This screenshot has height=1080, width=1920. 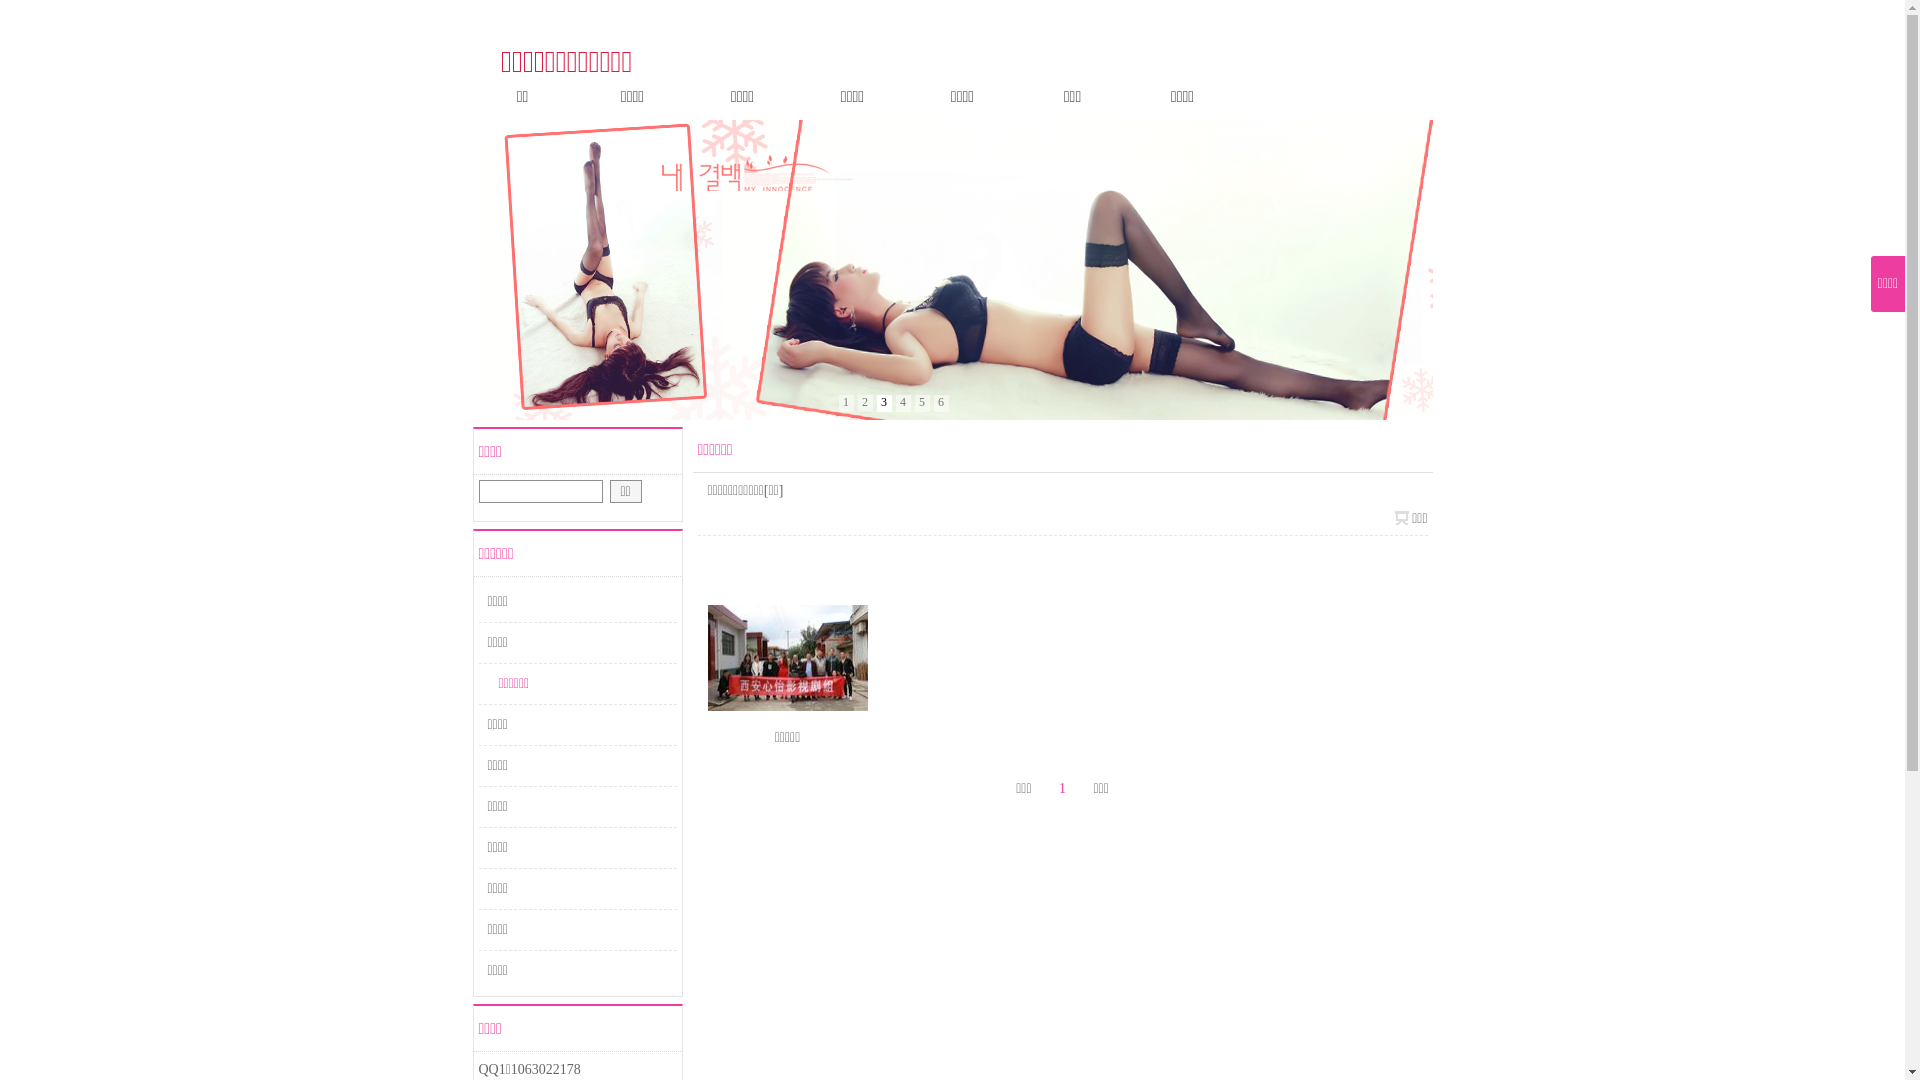 I want to click on '5', so click(x=920, y=403).